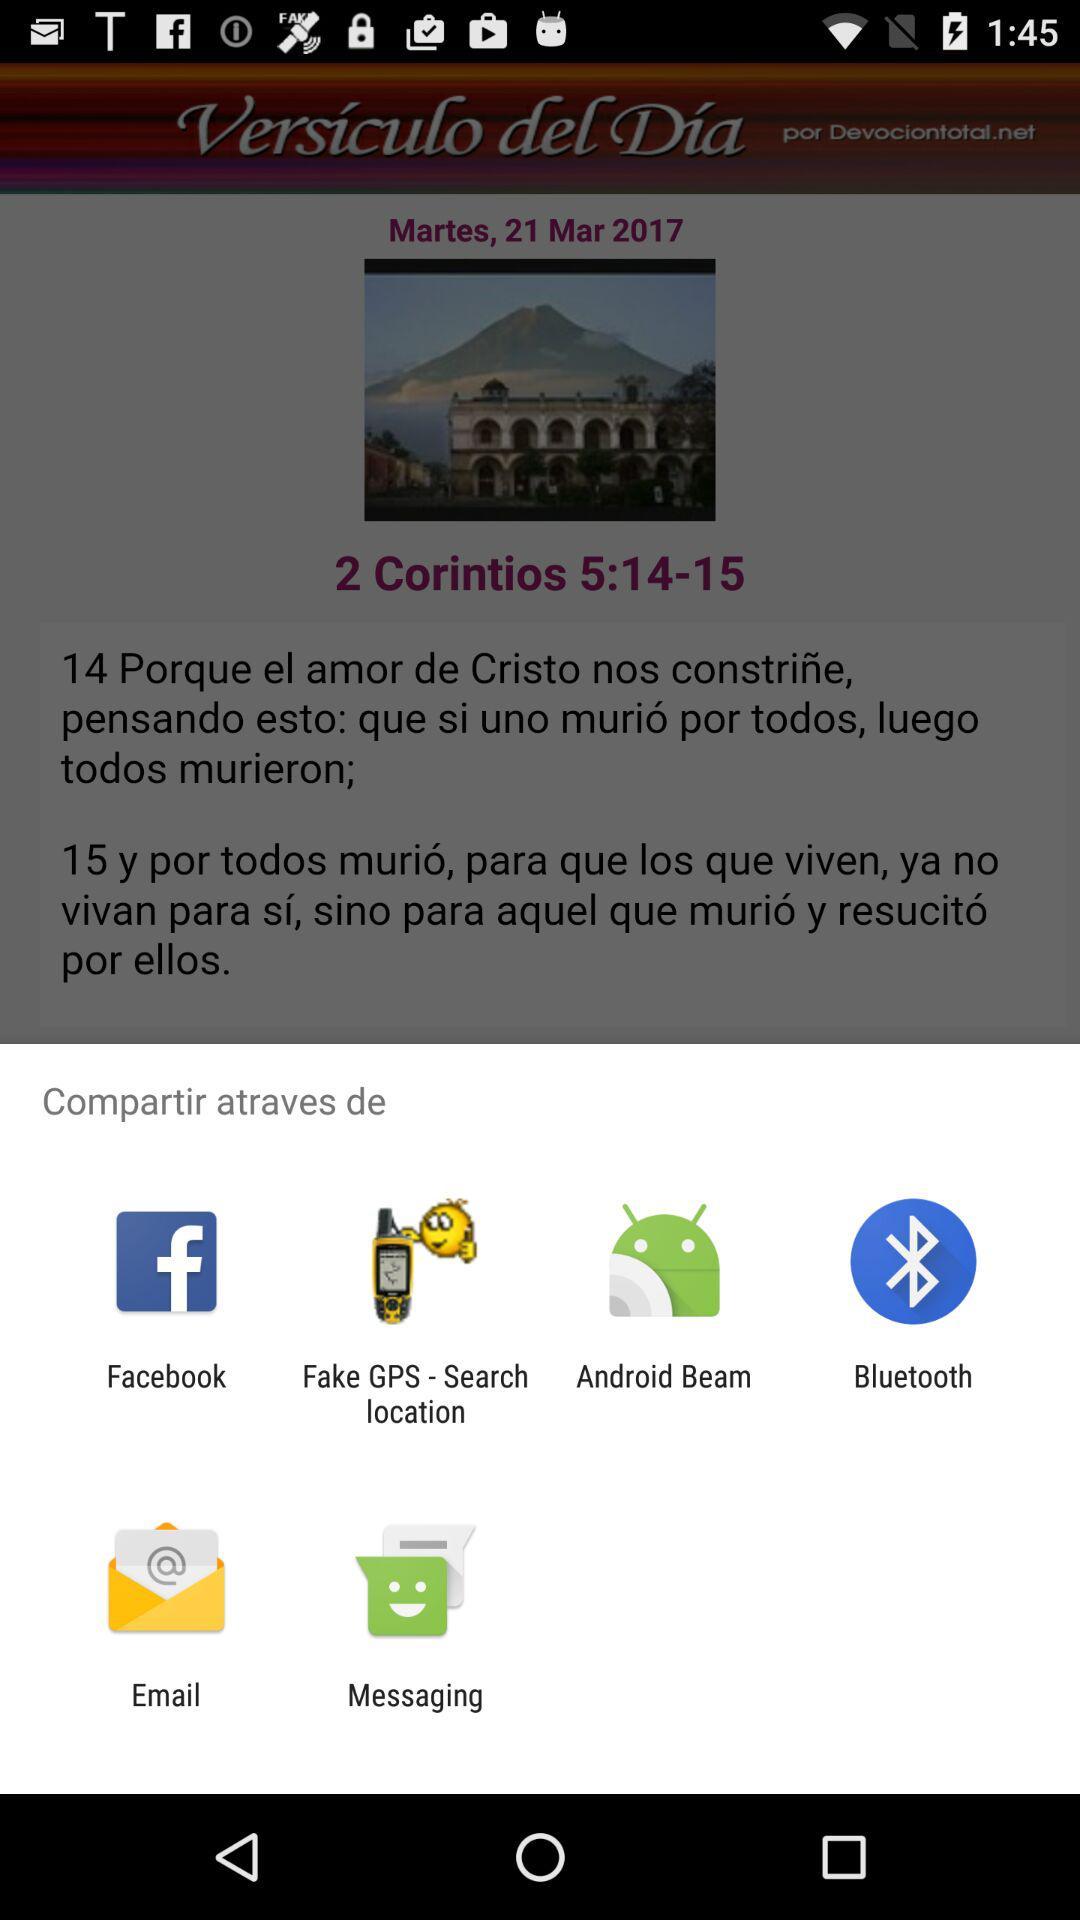 This screenshot has width=1080, height=1920. Describe the element at coordinates (913, 1392) in the screenshot. I see `the app next to android beam item` at that location.